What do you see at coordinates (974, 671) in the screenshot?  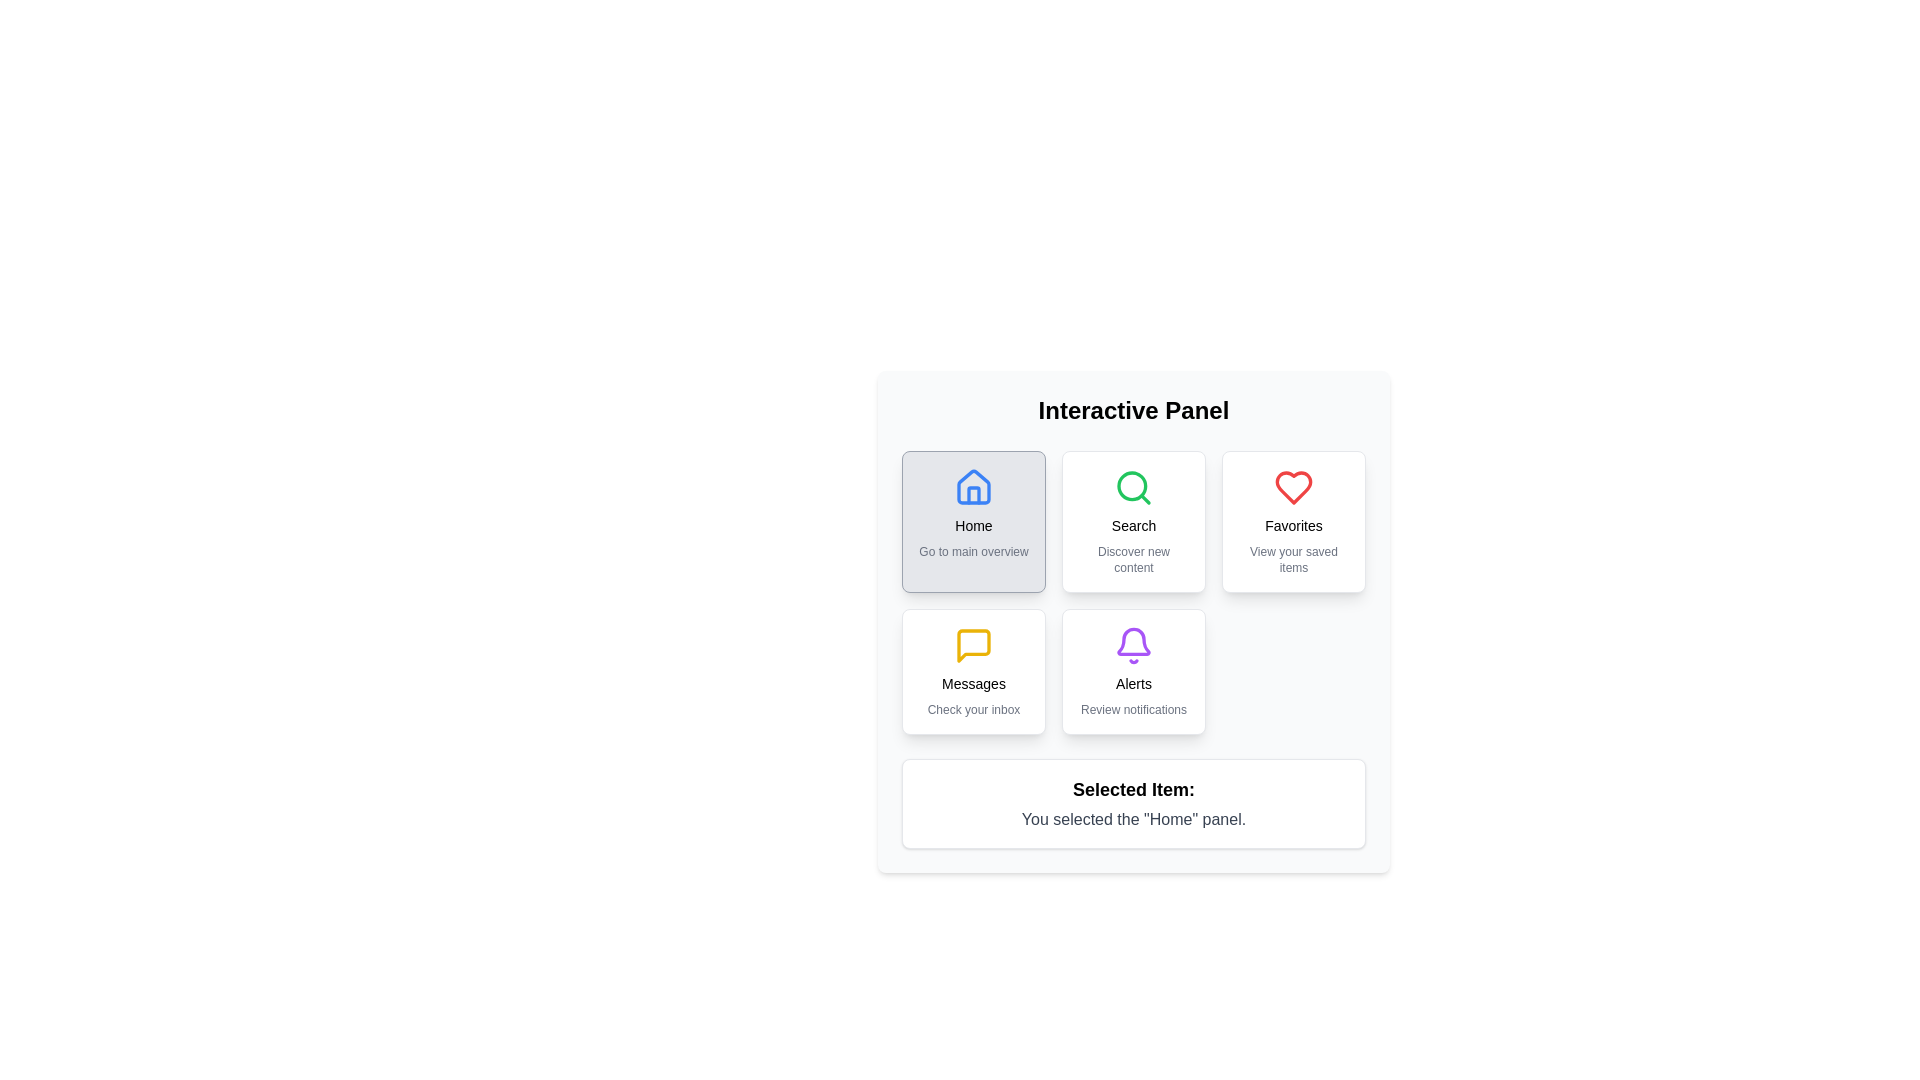 I see `the 'Messages' button, which has a white background, rounded corners, a yellow chat bubble icon at the top, a bold 'Messages' title in black, and a smaller grey text 'Check your inbox' below the title` at bounding box center [974, 671].